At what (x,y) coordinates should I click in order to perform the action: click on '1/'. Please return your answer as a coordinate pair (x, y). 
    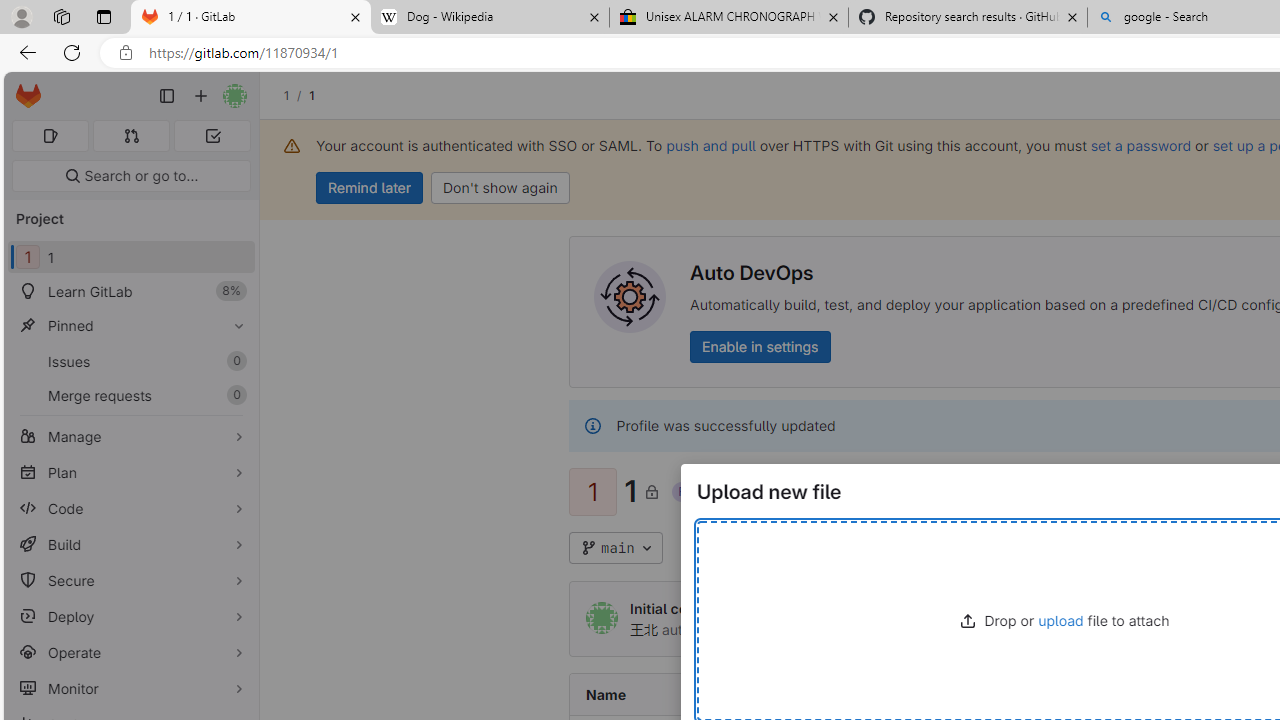
    Looking at the image, I should click on (295, 95).